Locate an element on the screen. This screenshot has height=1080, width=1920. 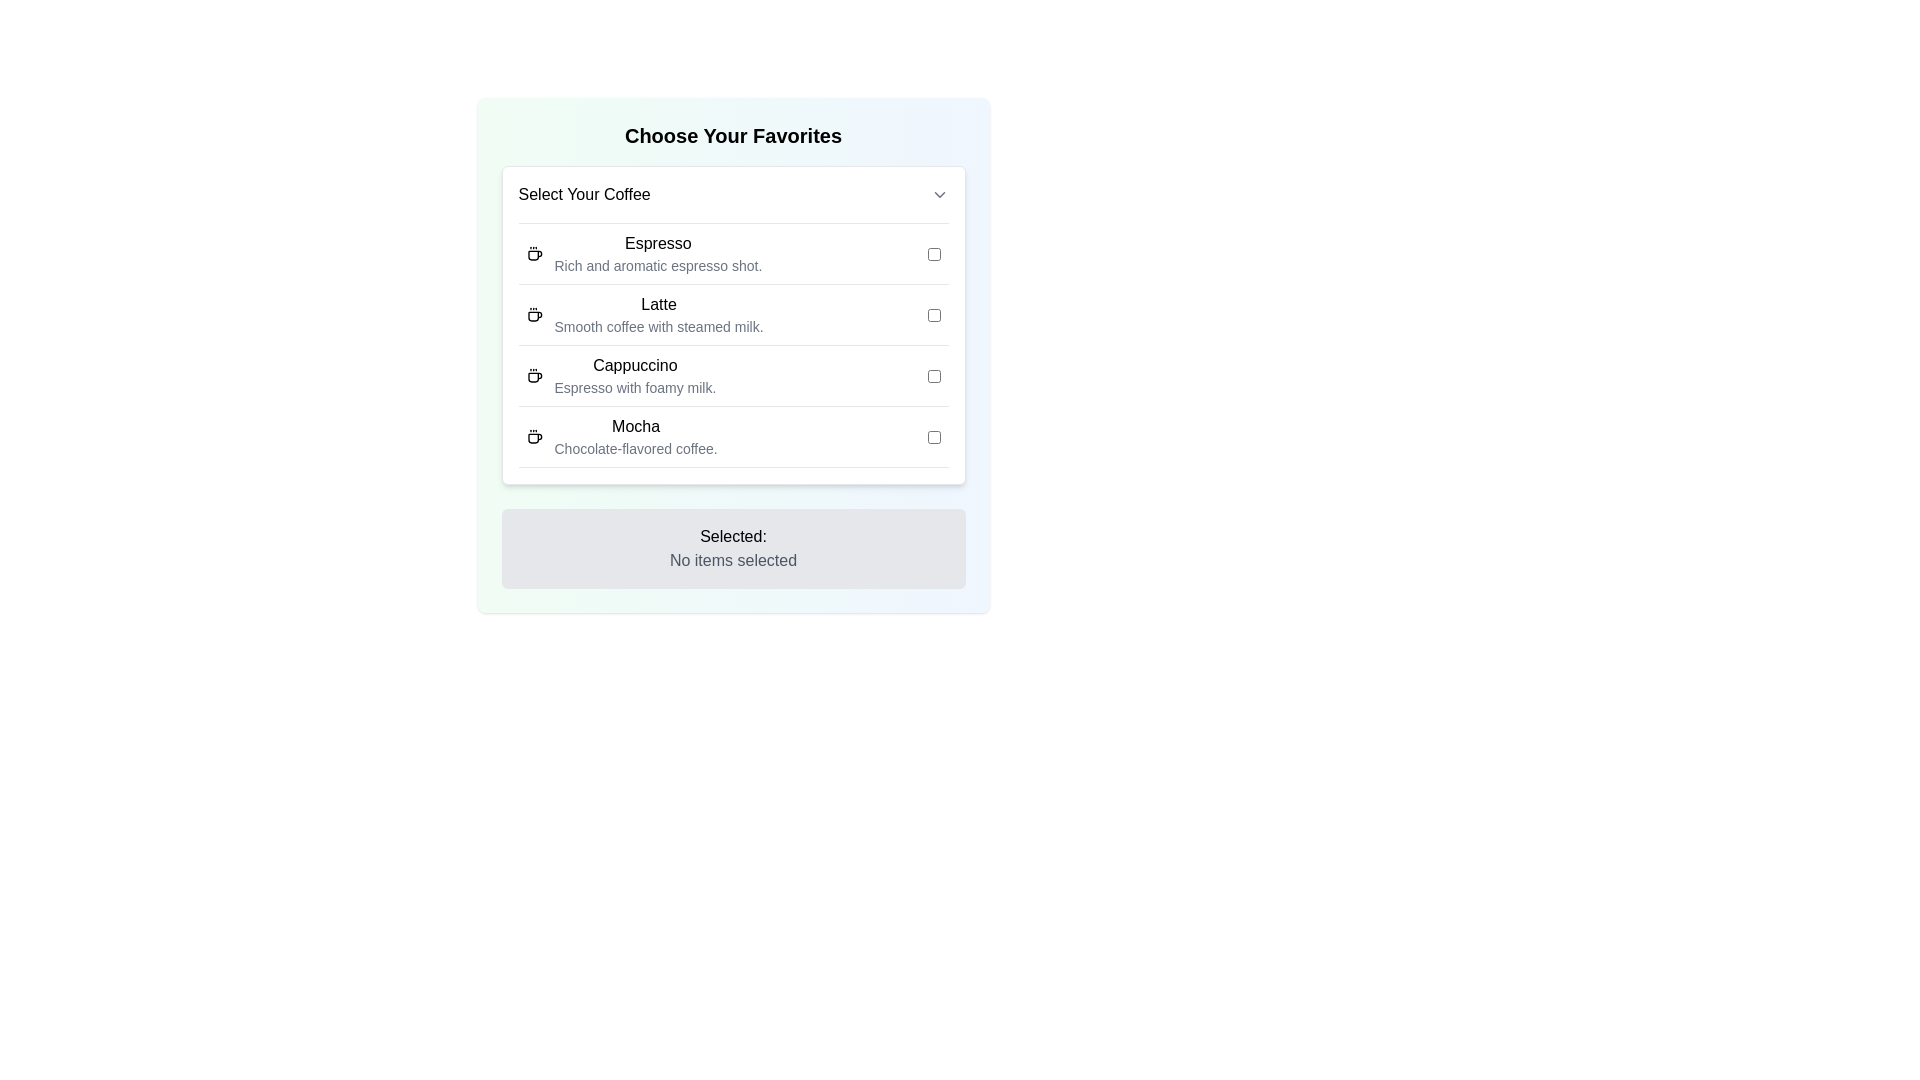
informational text label describing the characteristics of the 'Cappuccino' option, which is positioned beneath the 'Cappuccino' title in the coffee options list is located at coordinates (634, 388).